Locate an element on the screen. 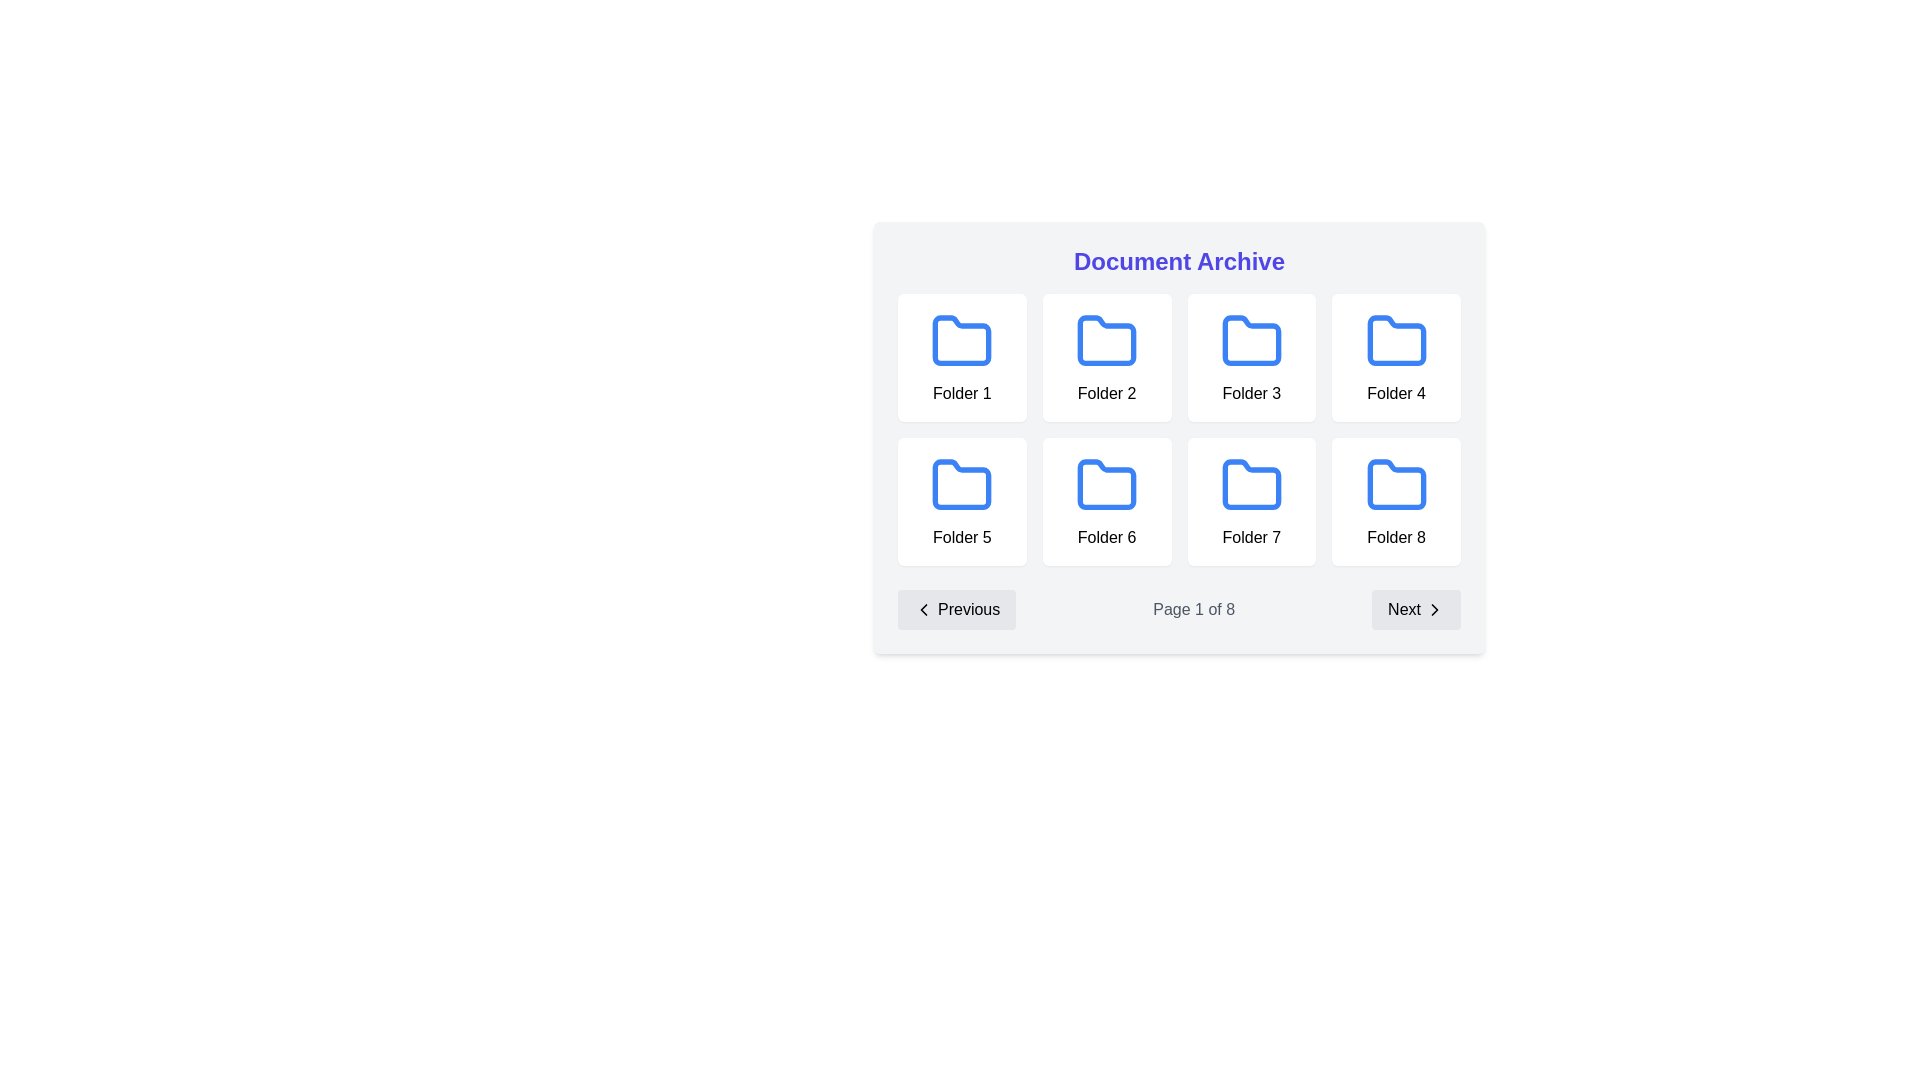 The image size is (1920, 1080). the text label that serves as a name or content descriptor for the associated folder, located in the second row, fourth column of the grid is located at coordinates (1250, 536).